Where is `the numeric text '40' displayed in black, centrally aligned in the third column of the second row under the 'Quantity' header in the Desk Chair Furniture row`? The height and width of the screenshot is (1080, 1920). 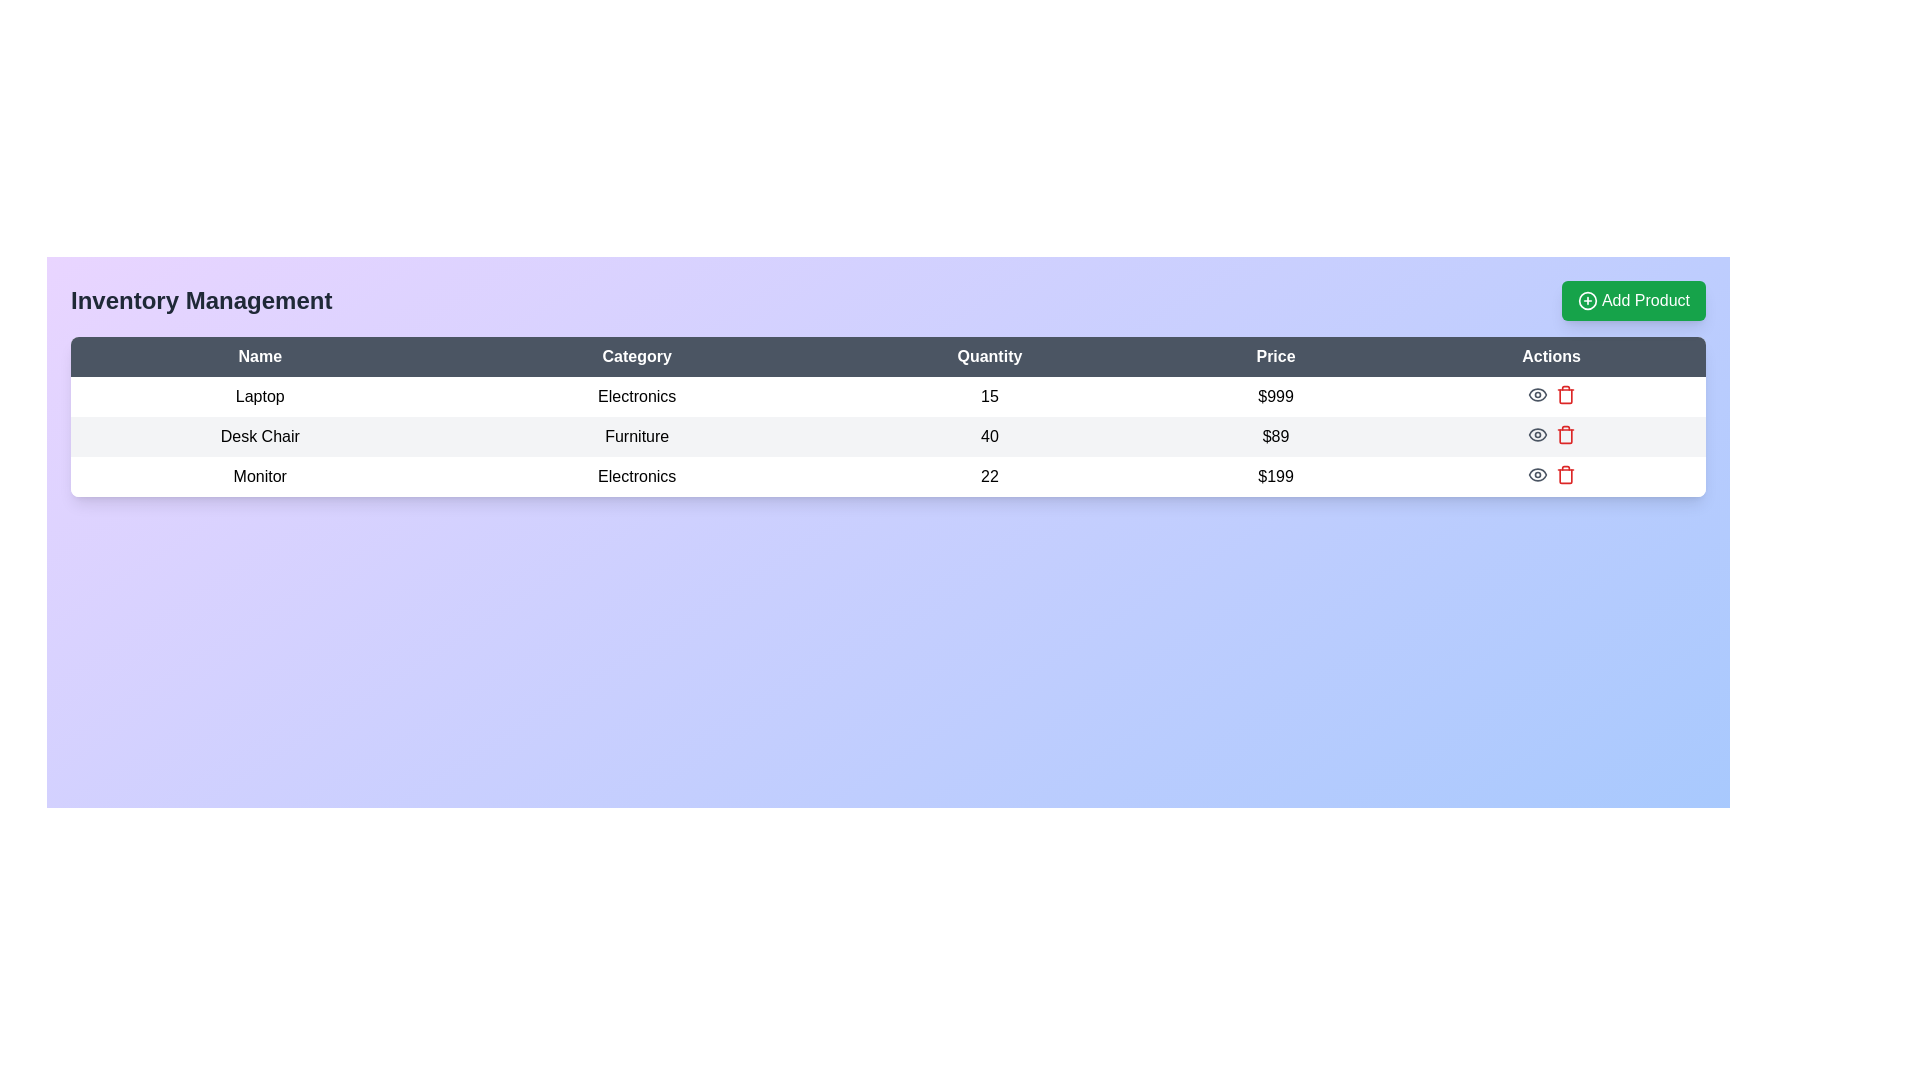
the numeric text '40' displayed in black, centrally aligned in the third column of the second row under the 'Quantity' header in the Desk Chair Furniture row is located at coordinates (989, 435).